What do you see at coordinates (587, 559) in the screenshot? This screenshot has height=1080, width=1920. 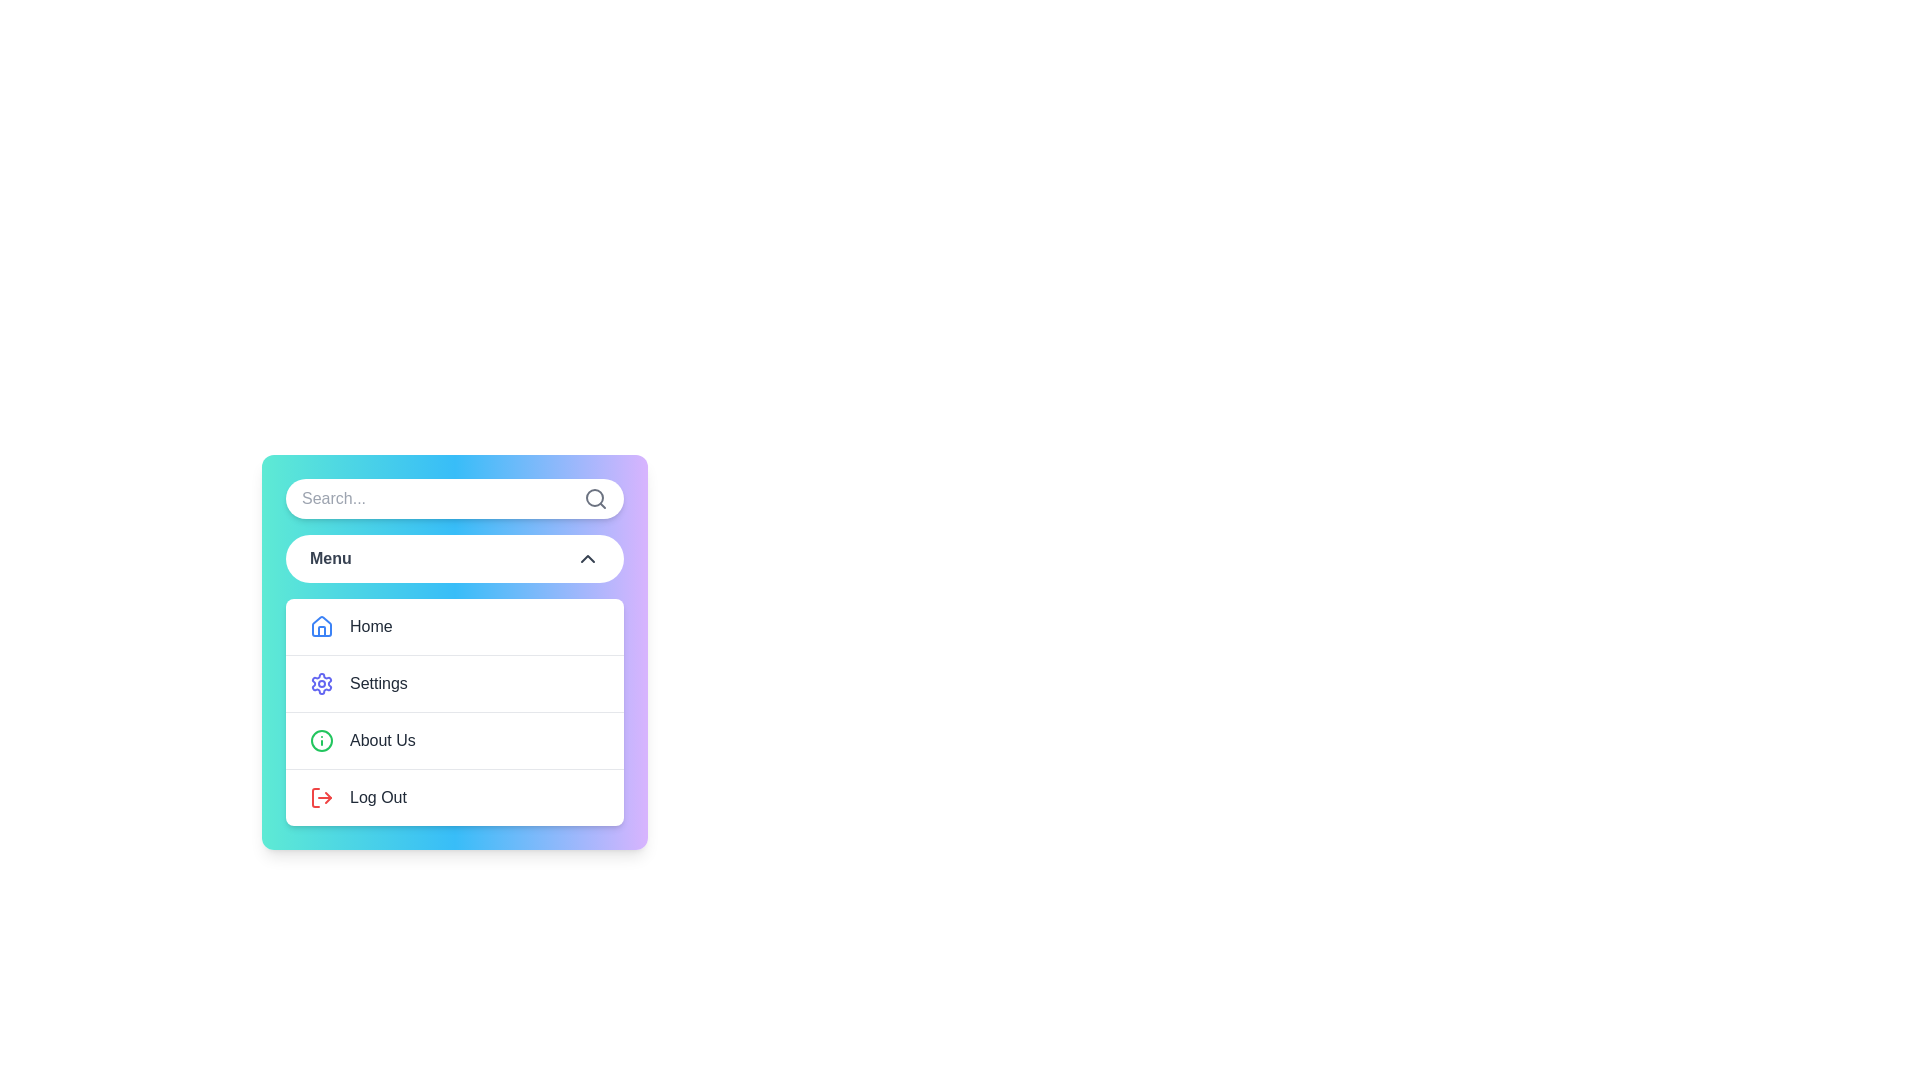 I see `the icon that serves as a visual indicator for collapsing or expanding the 'Menu' section, located to the right of the 'Menu' text, to potentially display a tooltip` at bounding box center [587, 559].